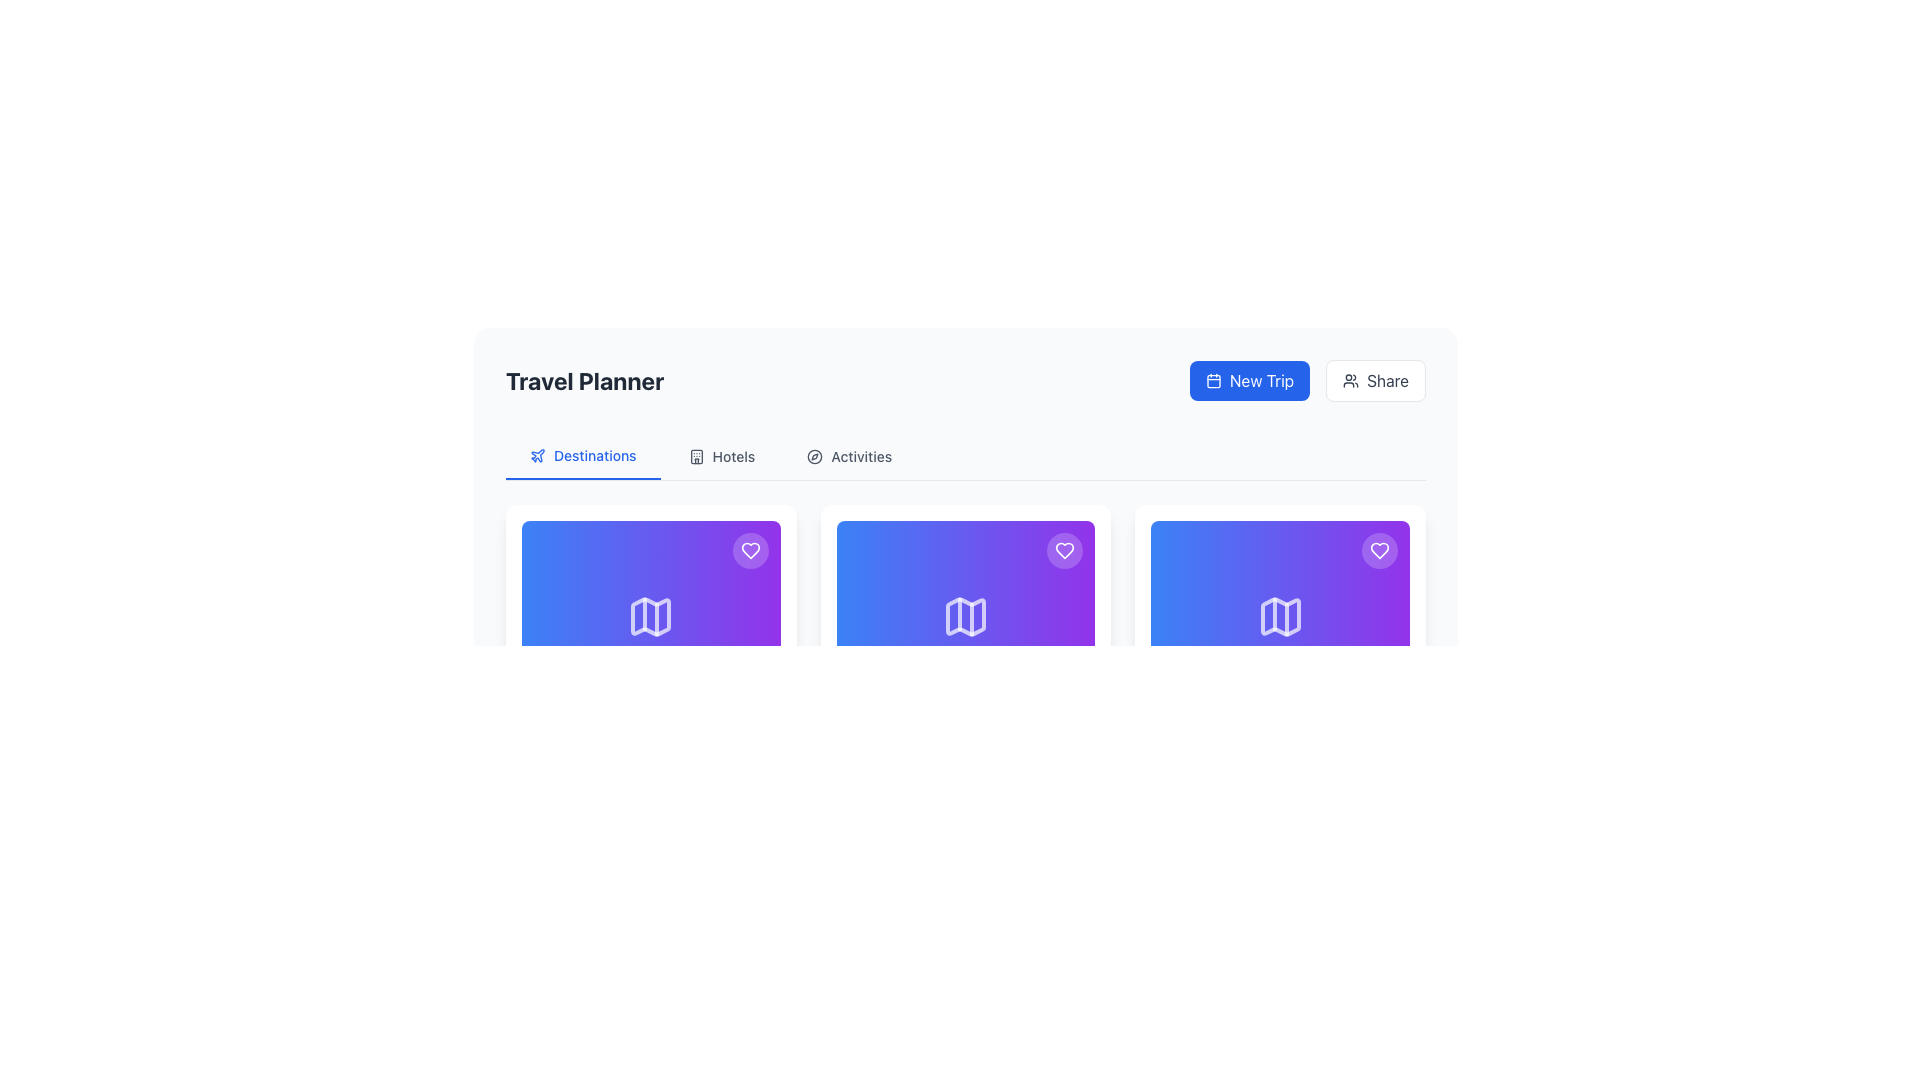 The width and height of the screenshot is (1920, 1080). I want to click on the map icon with rounded edges and partial transparency located in the second position of a horizontal arrangement of elements, so click(965, 616).